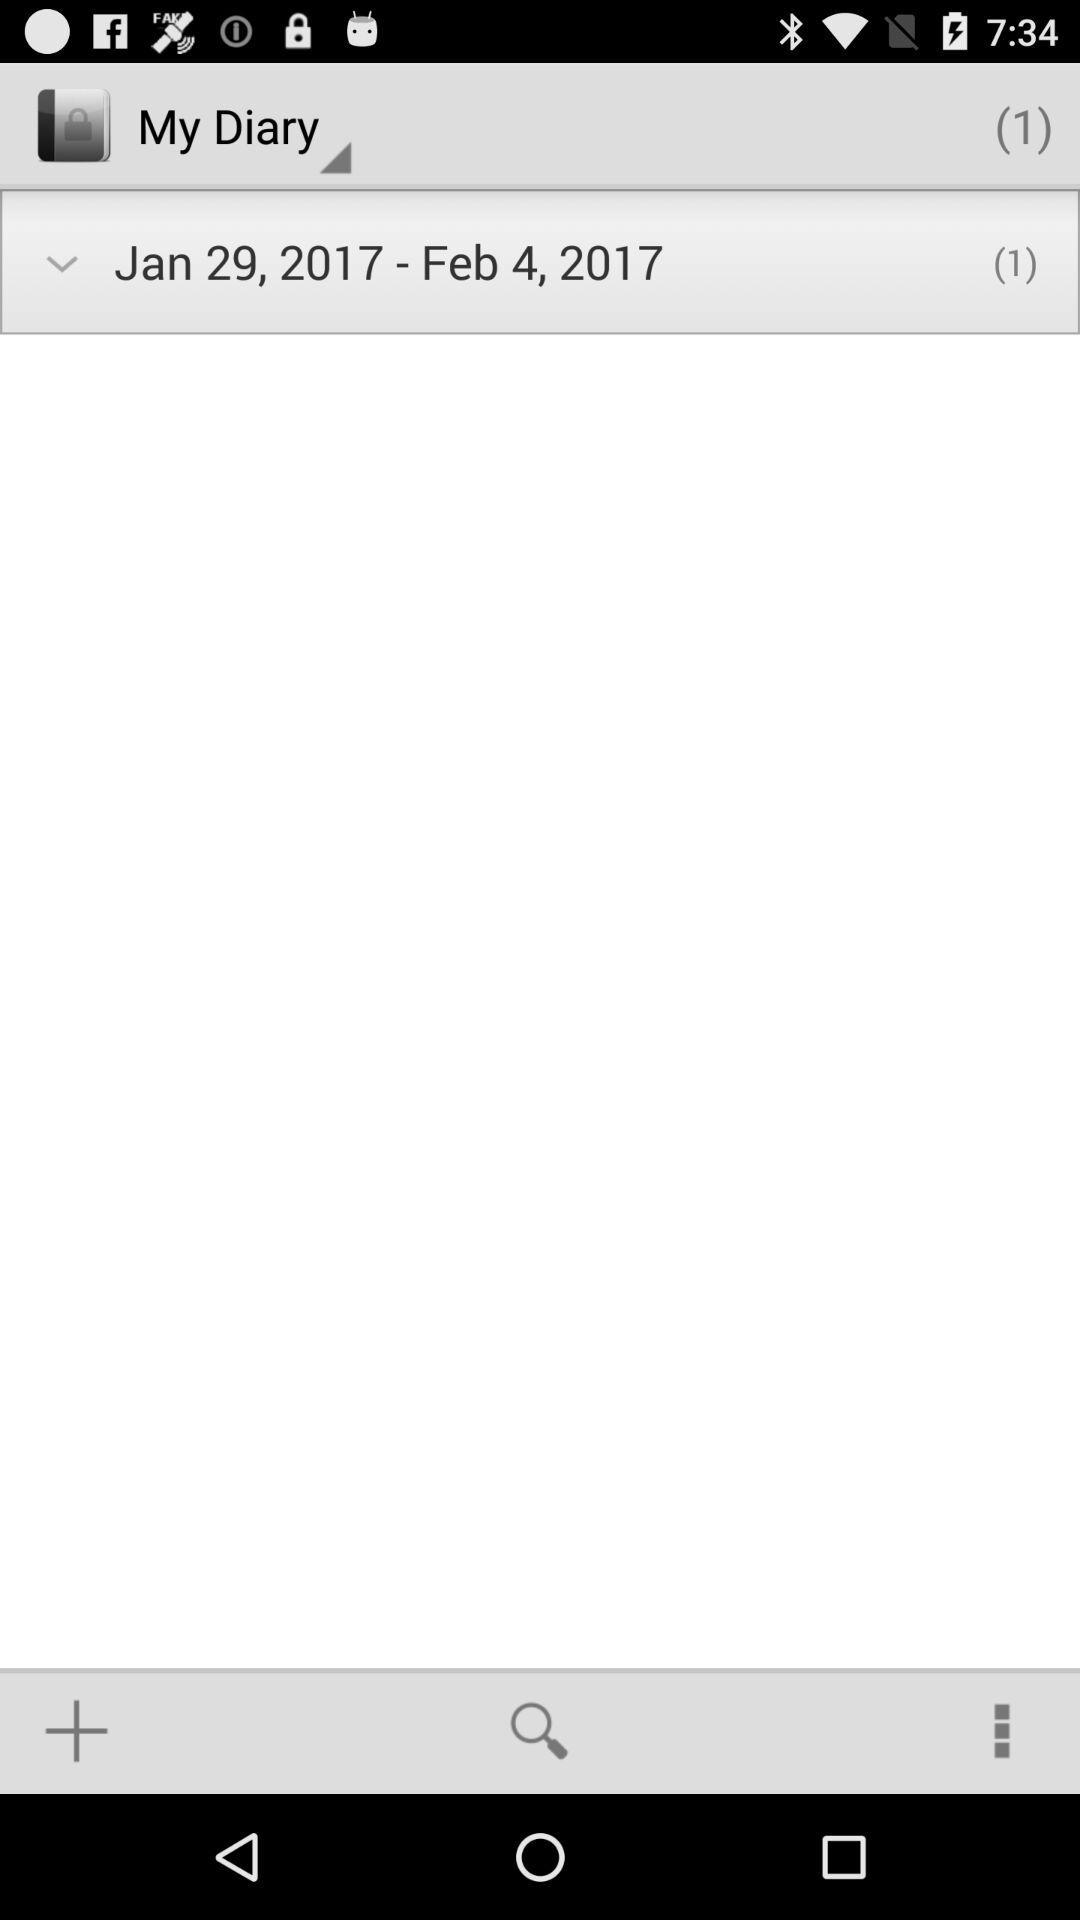 The height and width of the screenshot is (1920, 1080). I want to click on the icon below the (1), so click(1002, 1730).